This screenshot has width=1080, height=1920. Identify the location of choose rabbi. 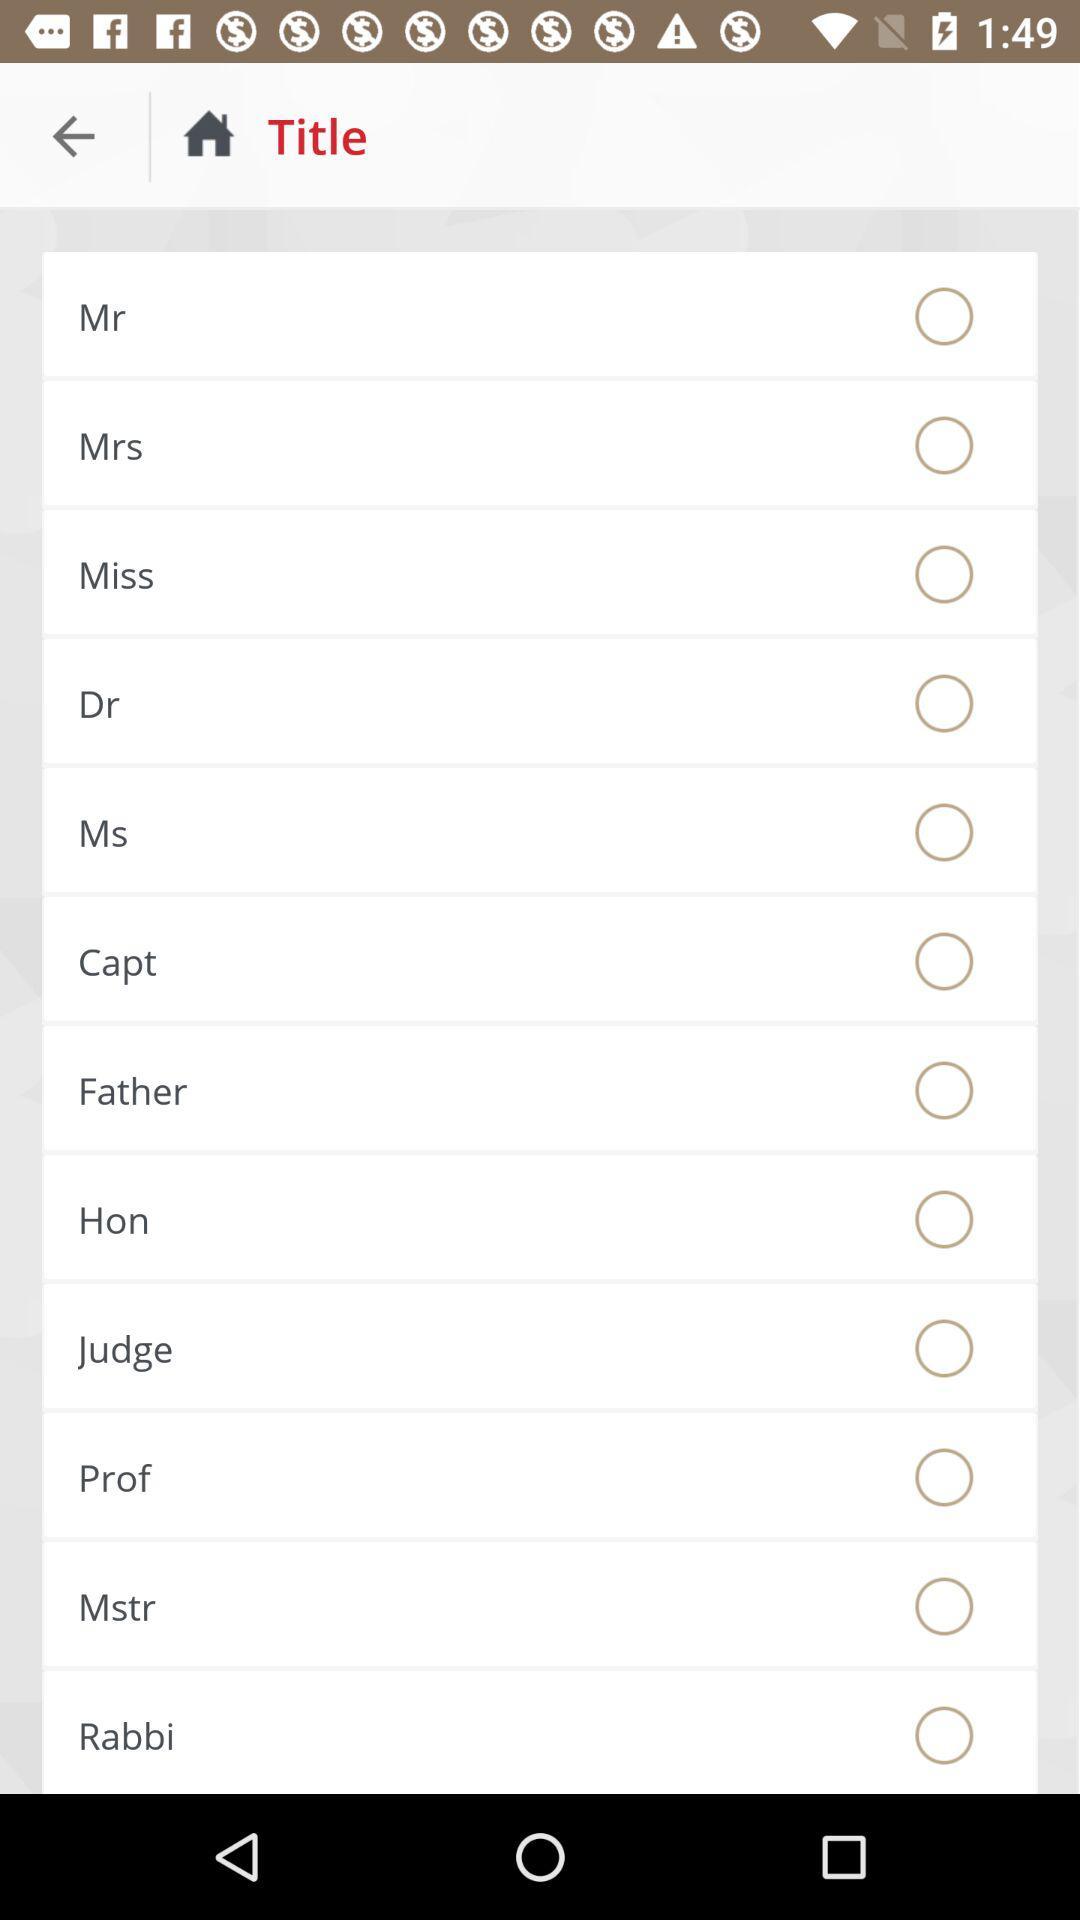
(944, 1734).